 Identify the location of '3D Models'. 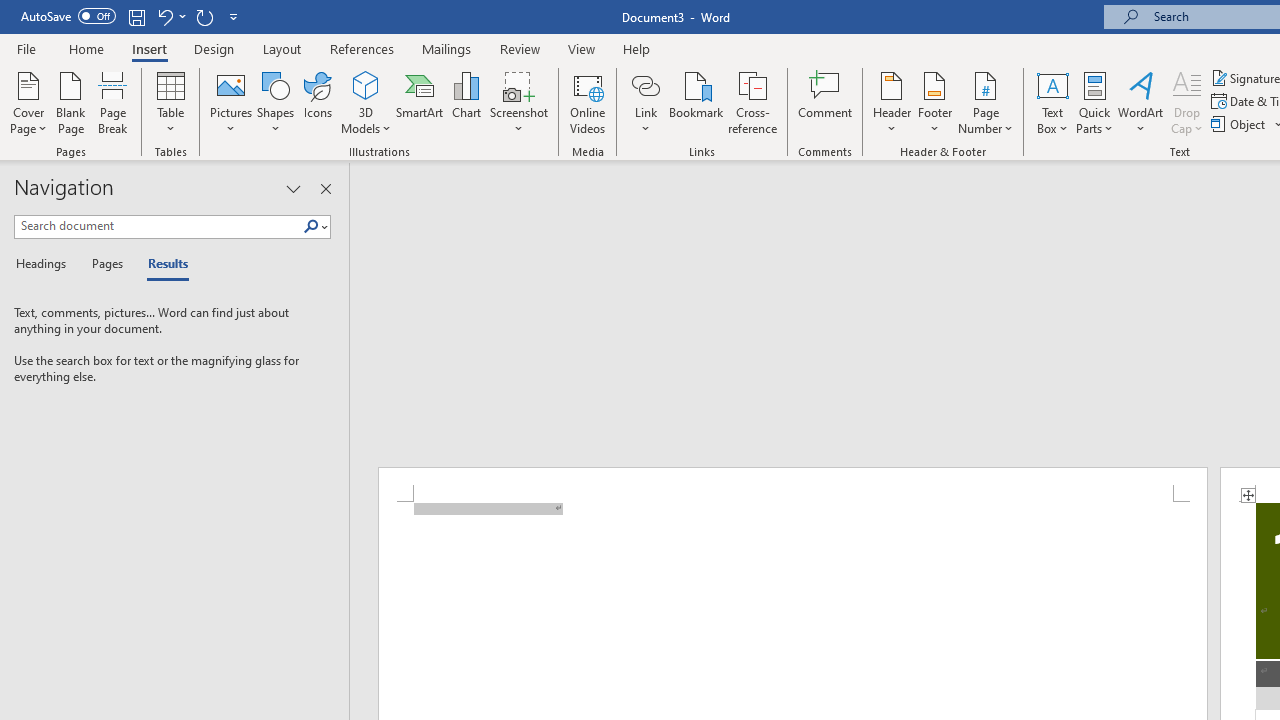
(366, 84).